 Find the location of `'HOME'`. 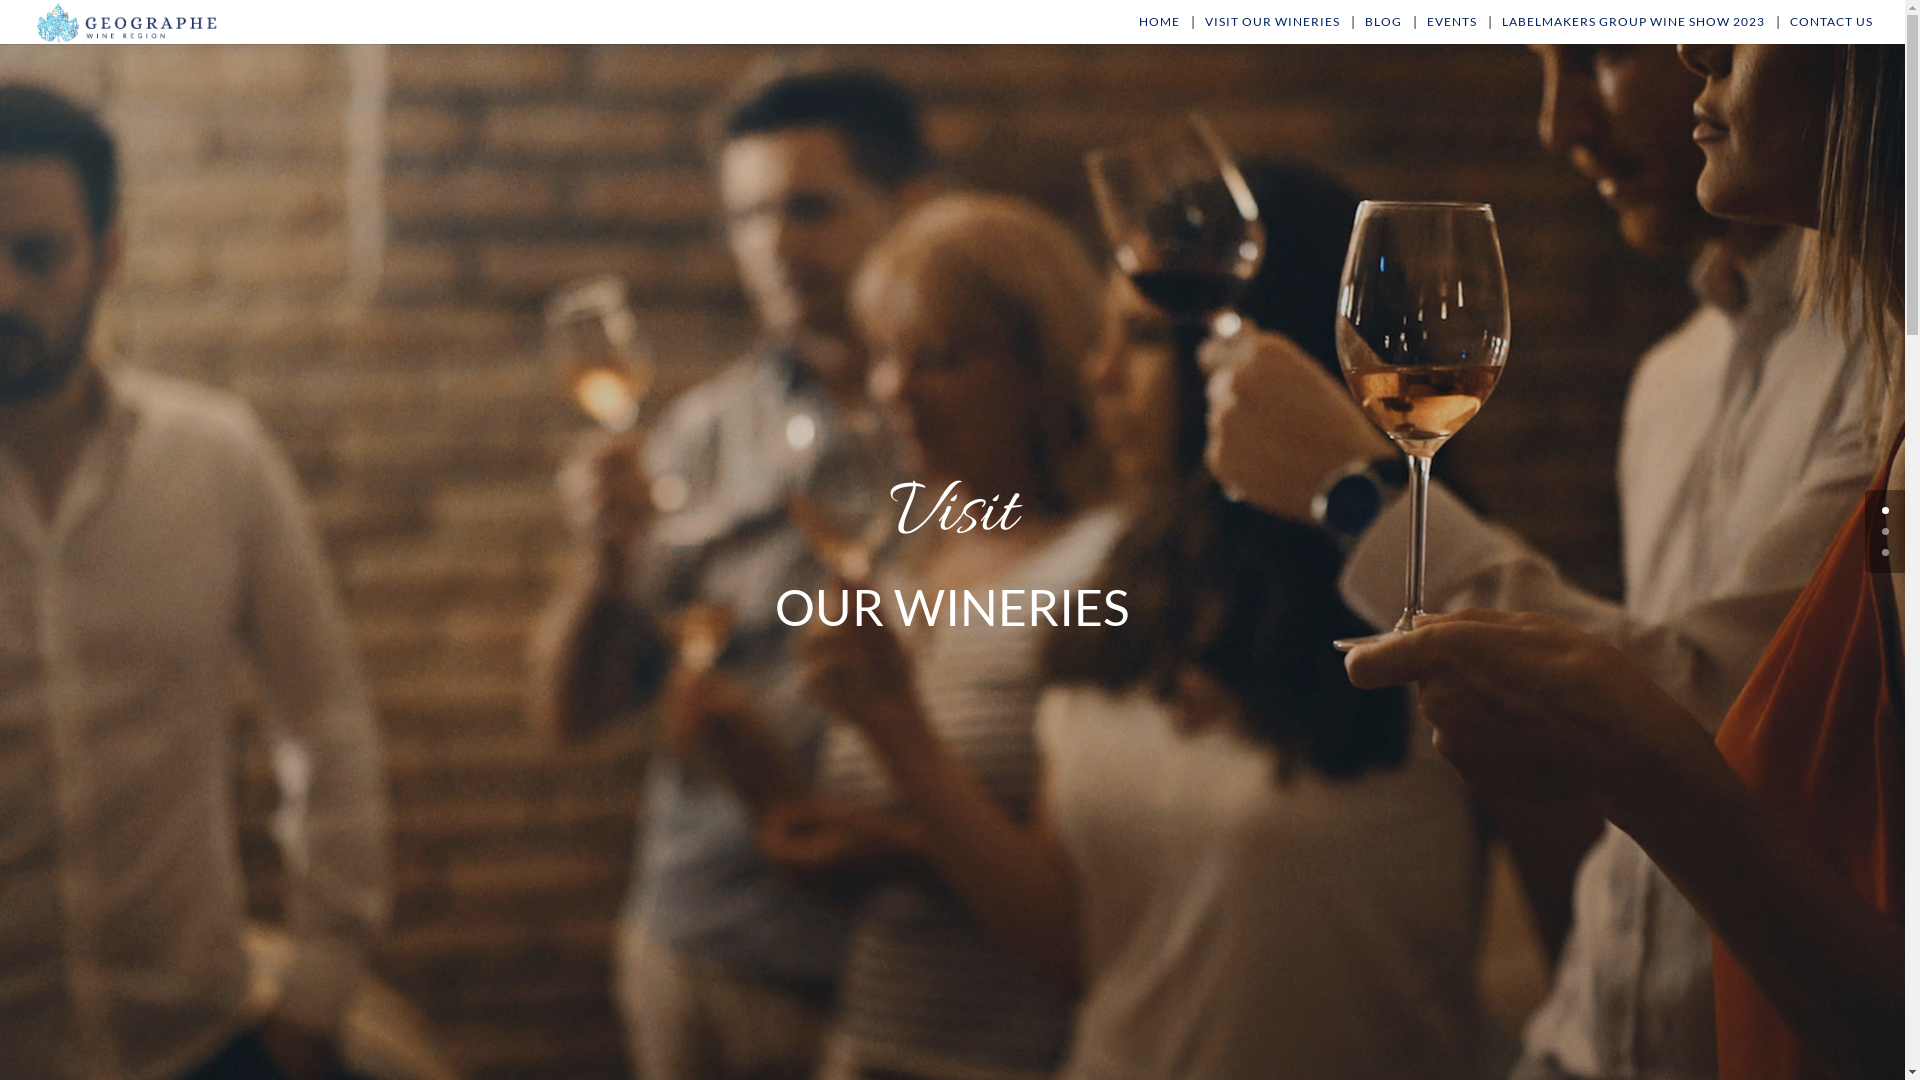

'HOME' is located at coordinates (1159, 29).